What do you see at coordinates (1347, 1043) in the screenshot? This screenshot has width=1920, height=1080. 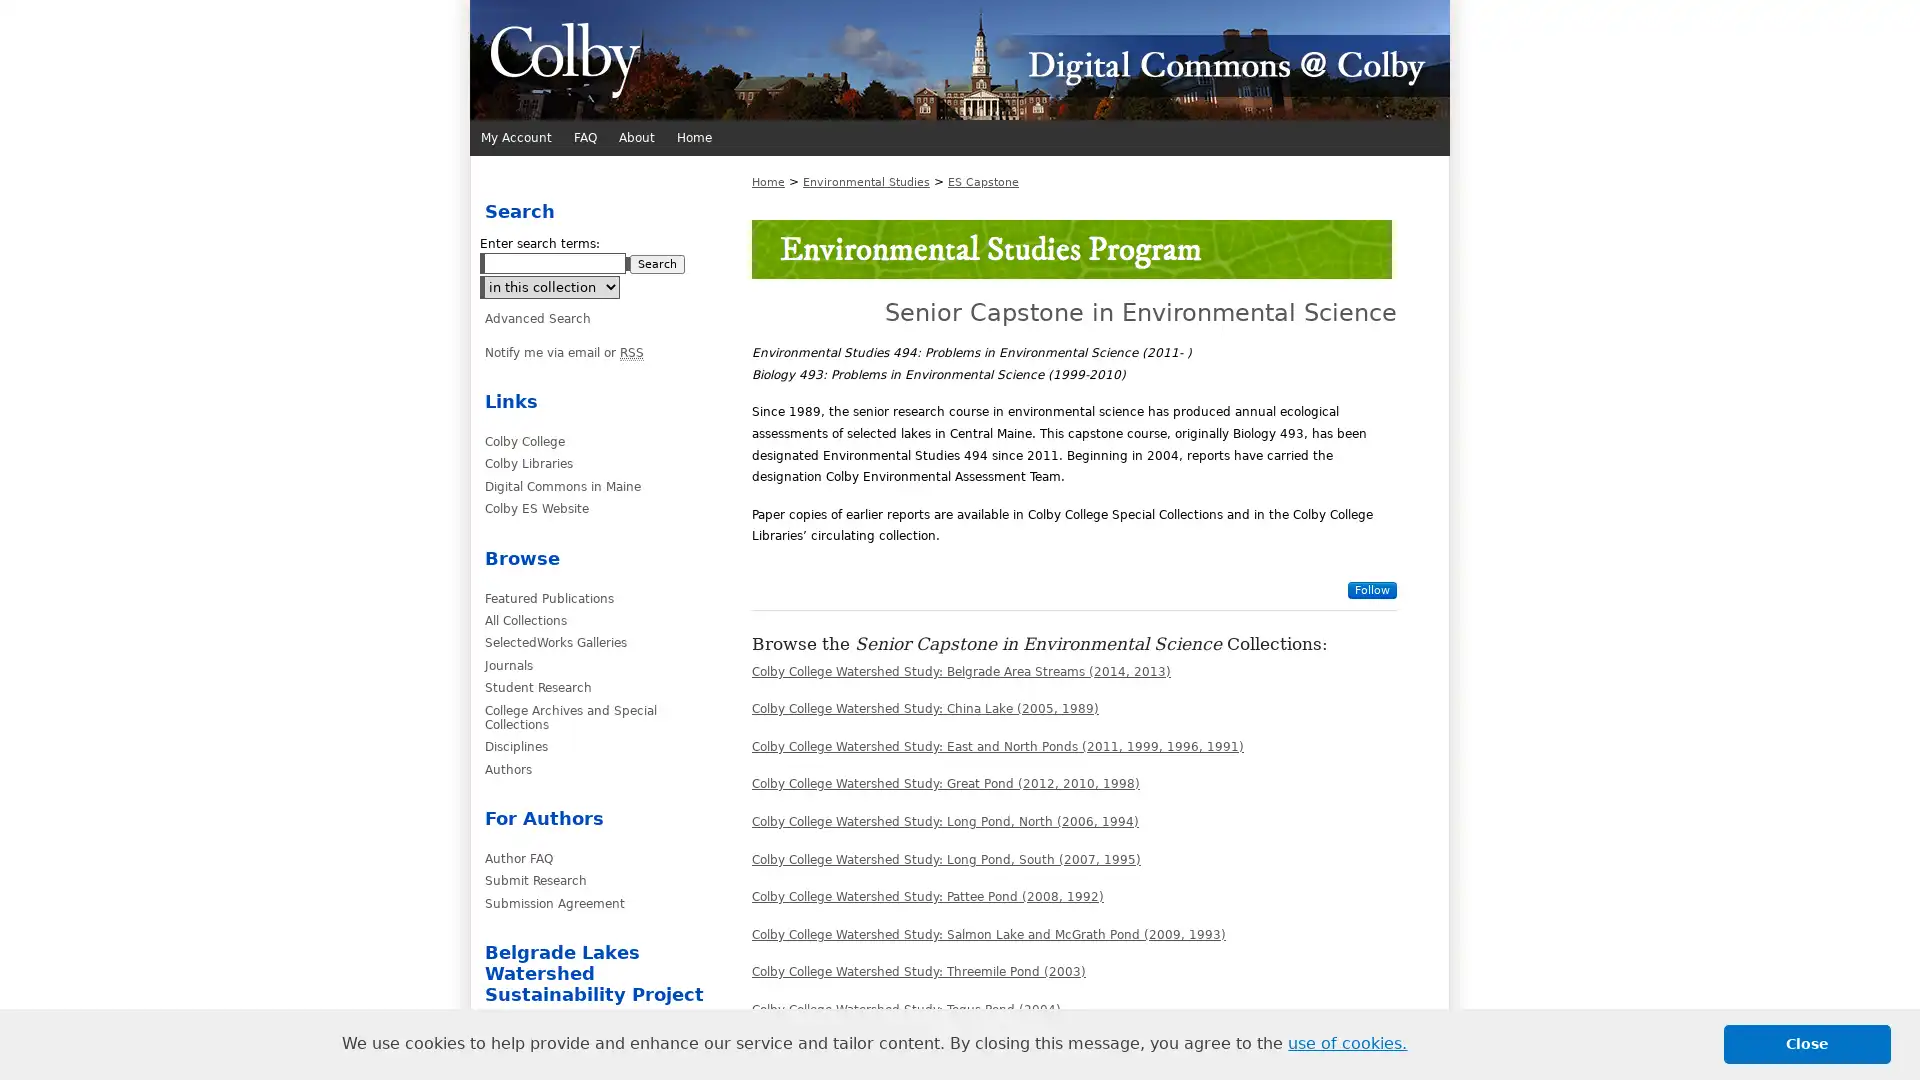 I see `learn more about cookies` at bounding box center [1347, 1043].